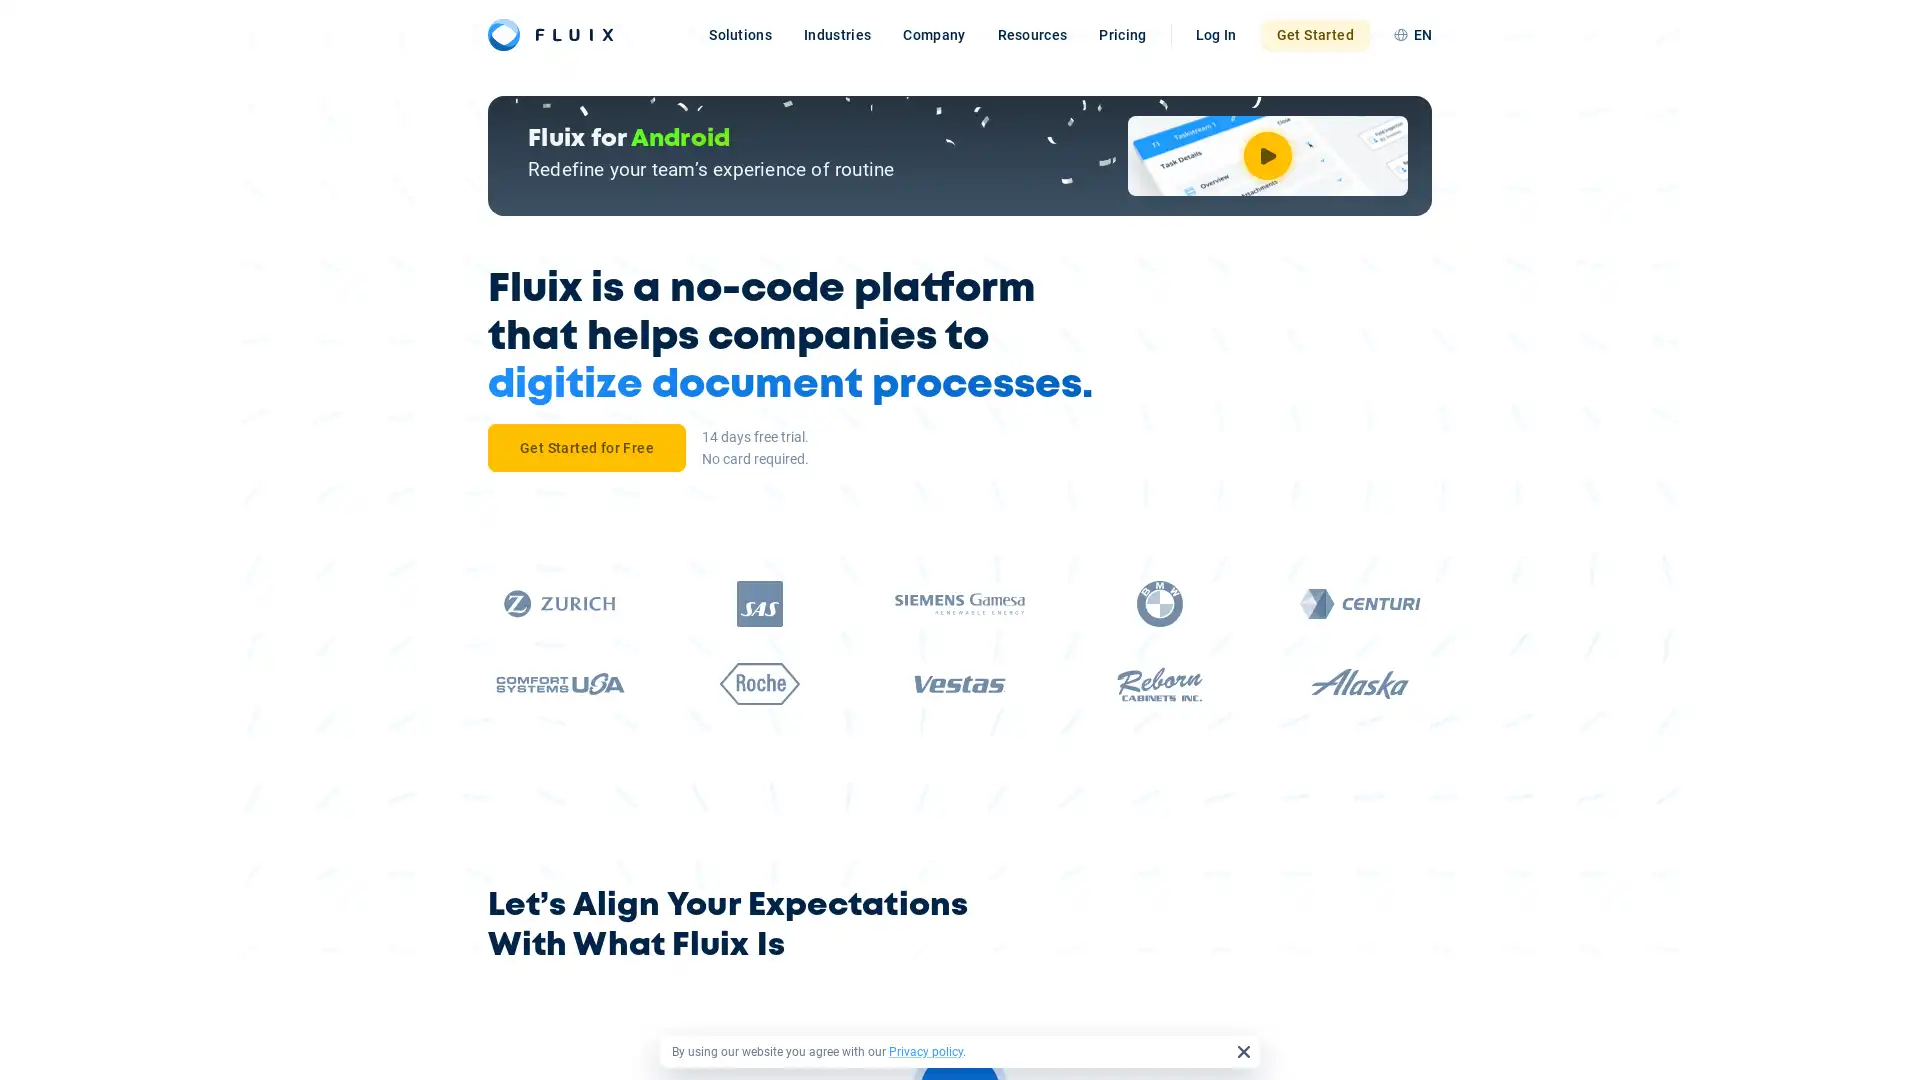 The width and height of the screenshot is (1920, 1080). Describe the element at coordinates (1266, 154) in the screenshot. I see `Watch Video` at that location.